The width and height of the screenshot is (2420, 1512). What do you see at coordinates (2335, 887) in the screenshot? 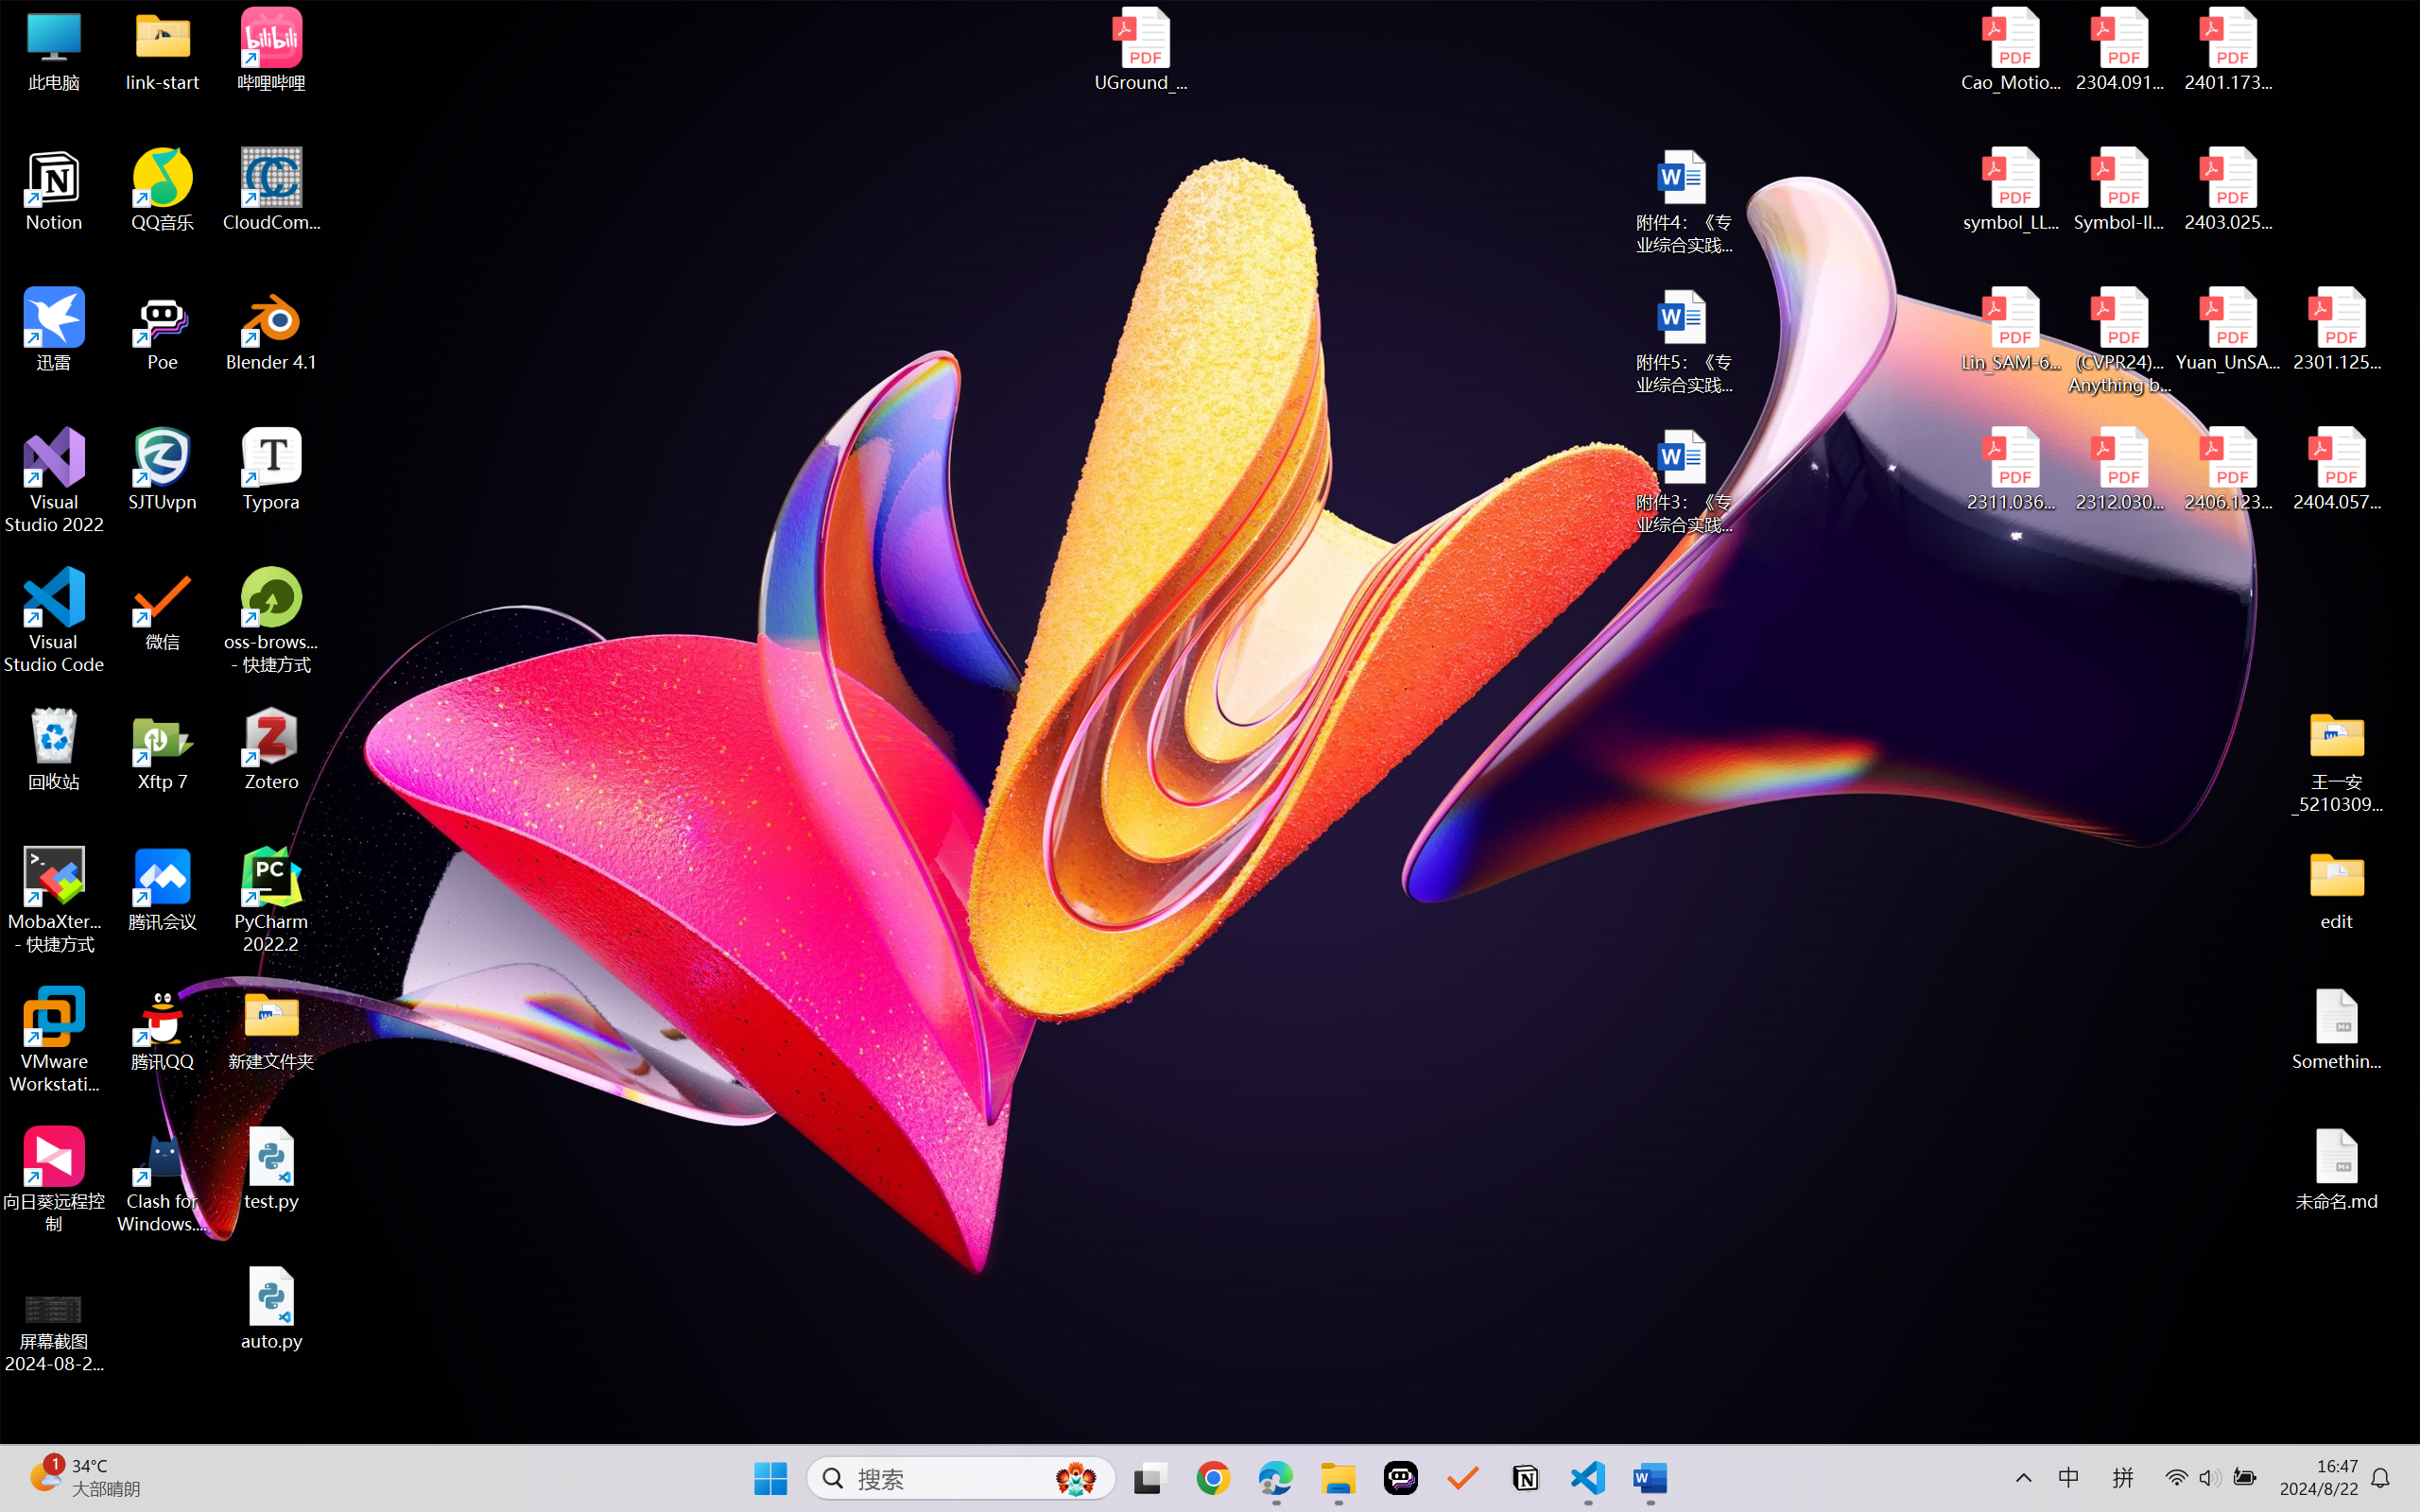
I see `'edit'` at bounding box center [2335, 887].